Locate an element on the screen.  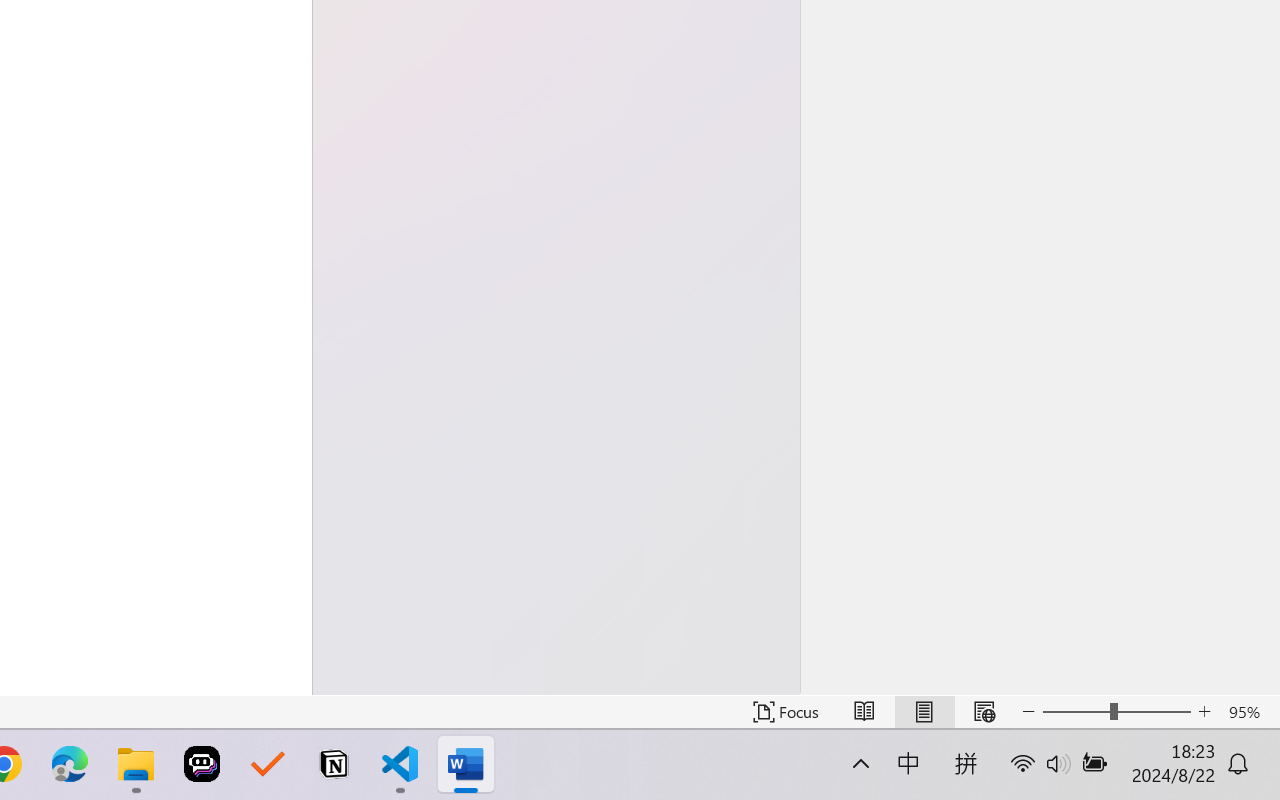
'Zoom 95%' is located at coordinates (1248, 711).